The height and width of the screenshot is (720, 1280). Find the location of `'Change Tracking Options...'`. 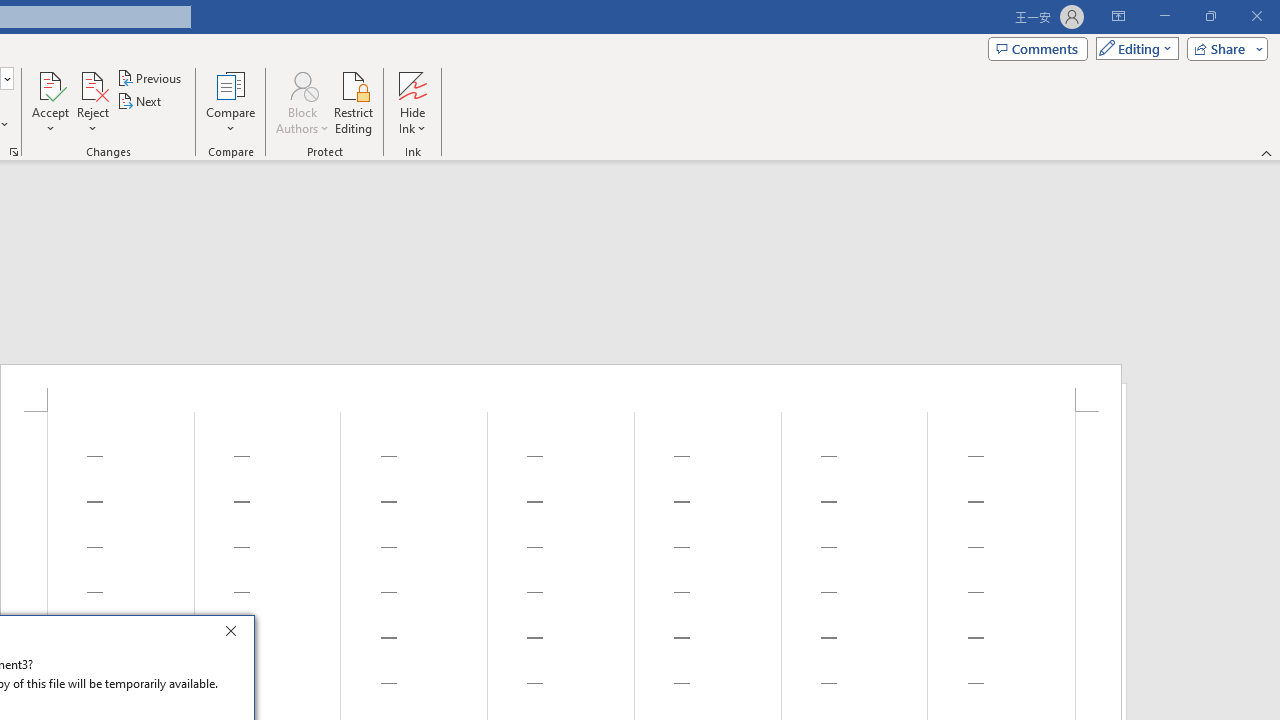

'Change Tracking Options...' is located at coordinates (14, 150).